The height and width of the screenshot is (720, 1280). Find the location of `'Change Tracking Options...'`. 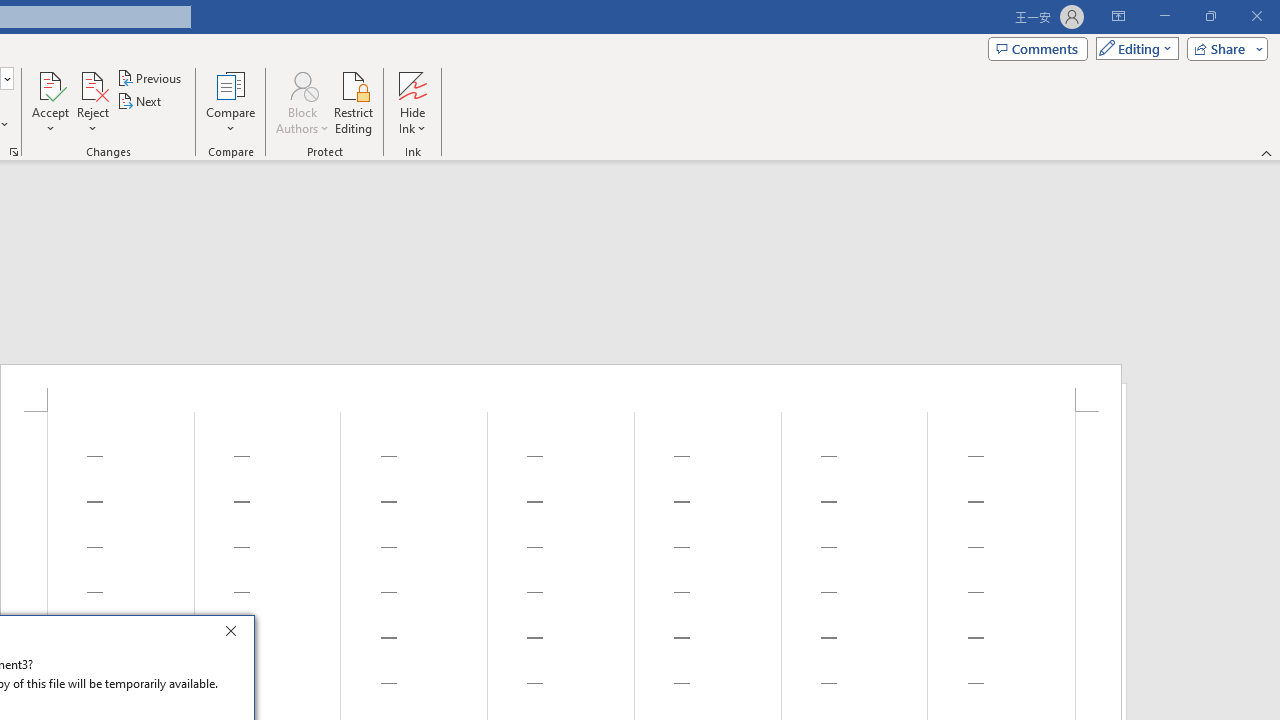

'Change Tracking Options...' is located at coordinates (14, 150).